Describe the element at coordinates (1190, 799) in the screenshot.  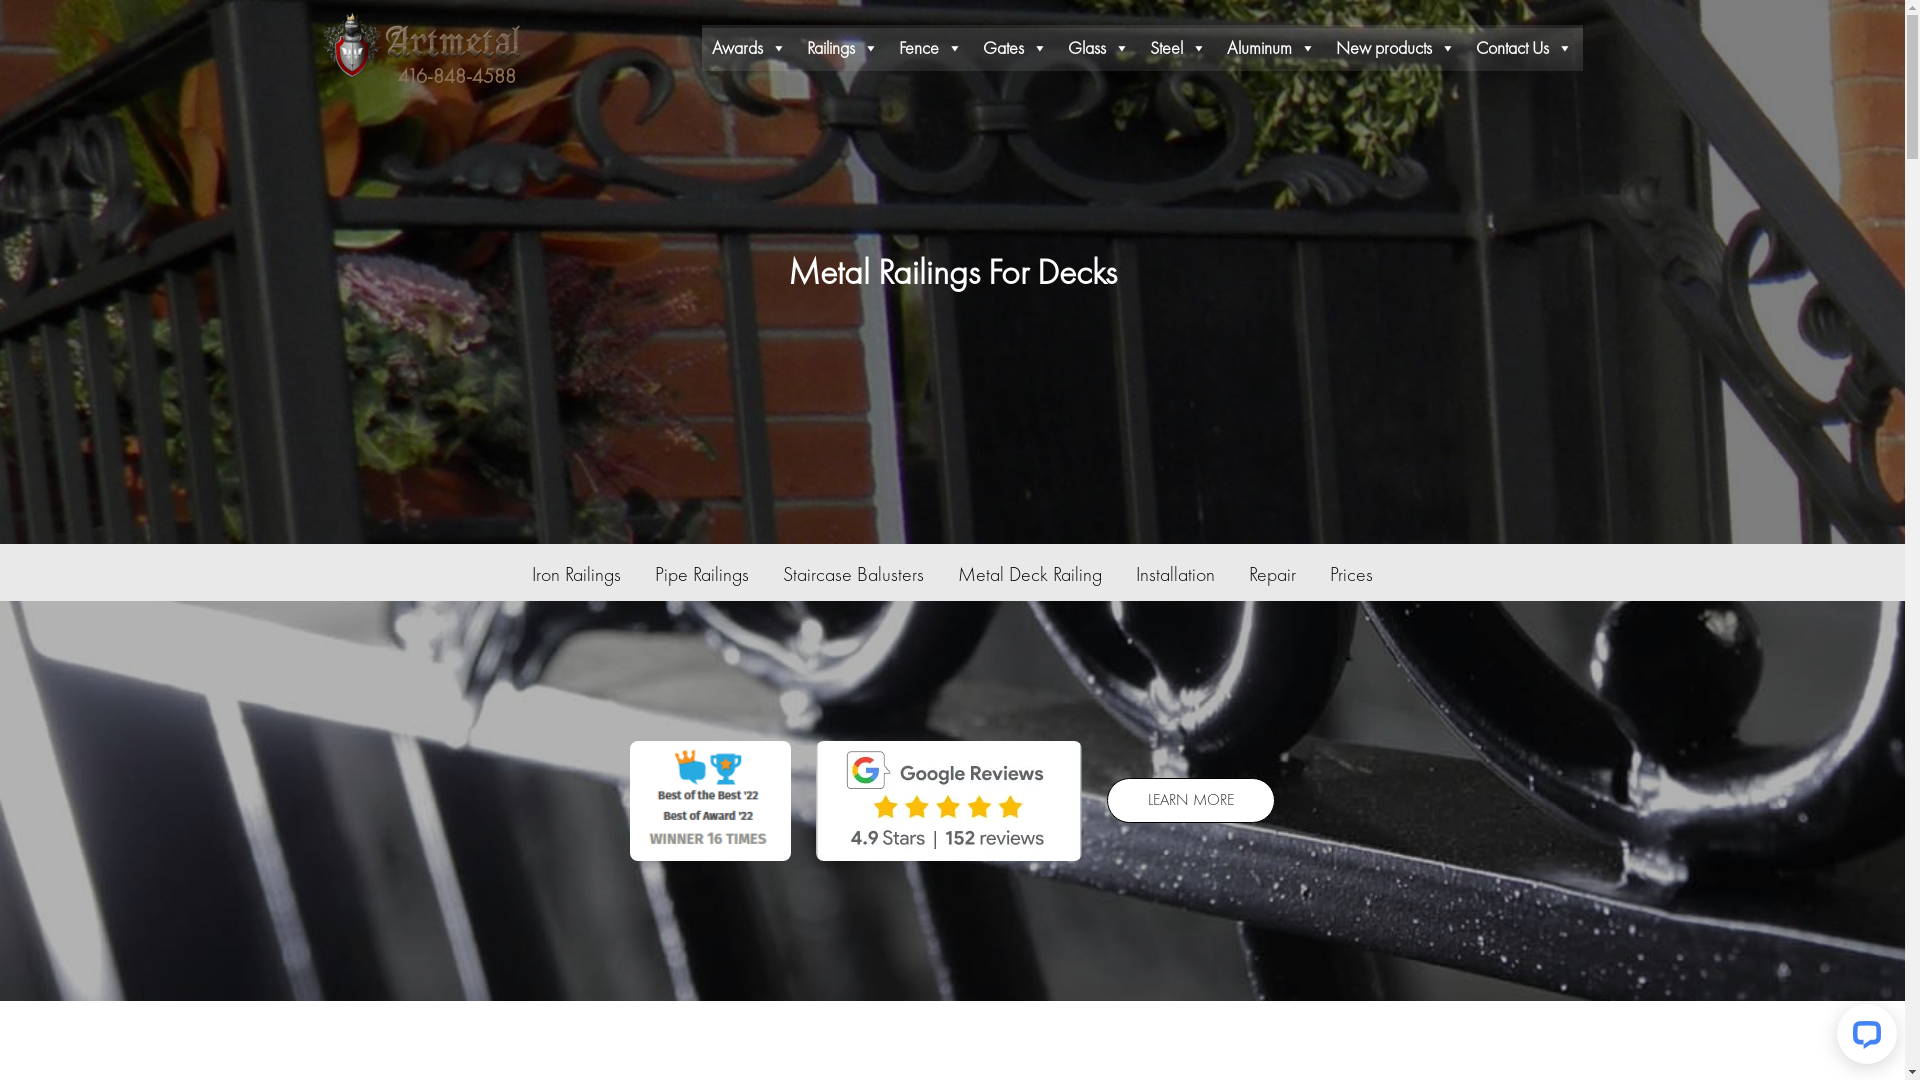
I see `'LEARN MORE'` at that location.